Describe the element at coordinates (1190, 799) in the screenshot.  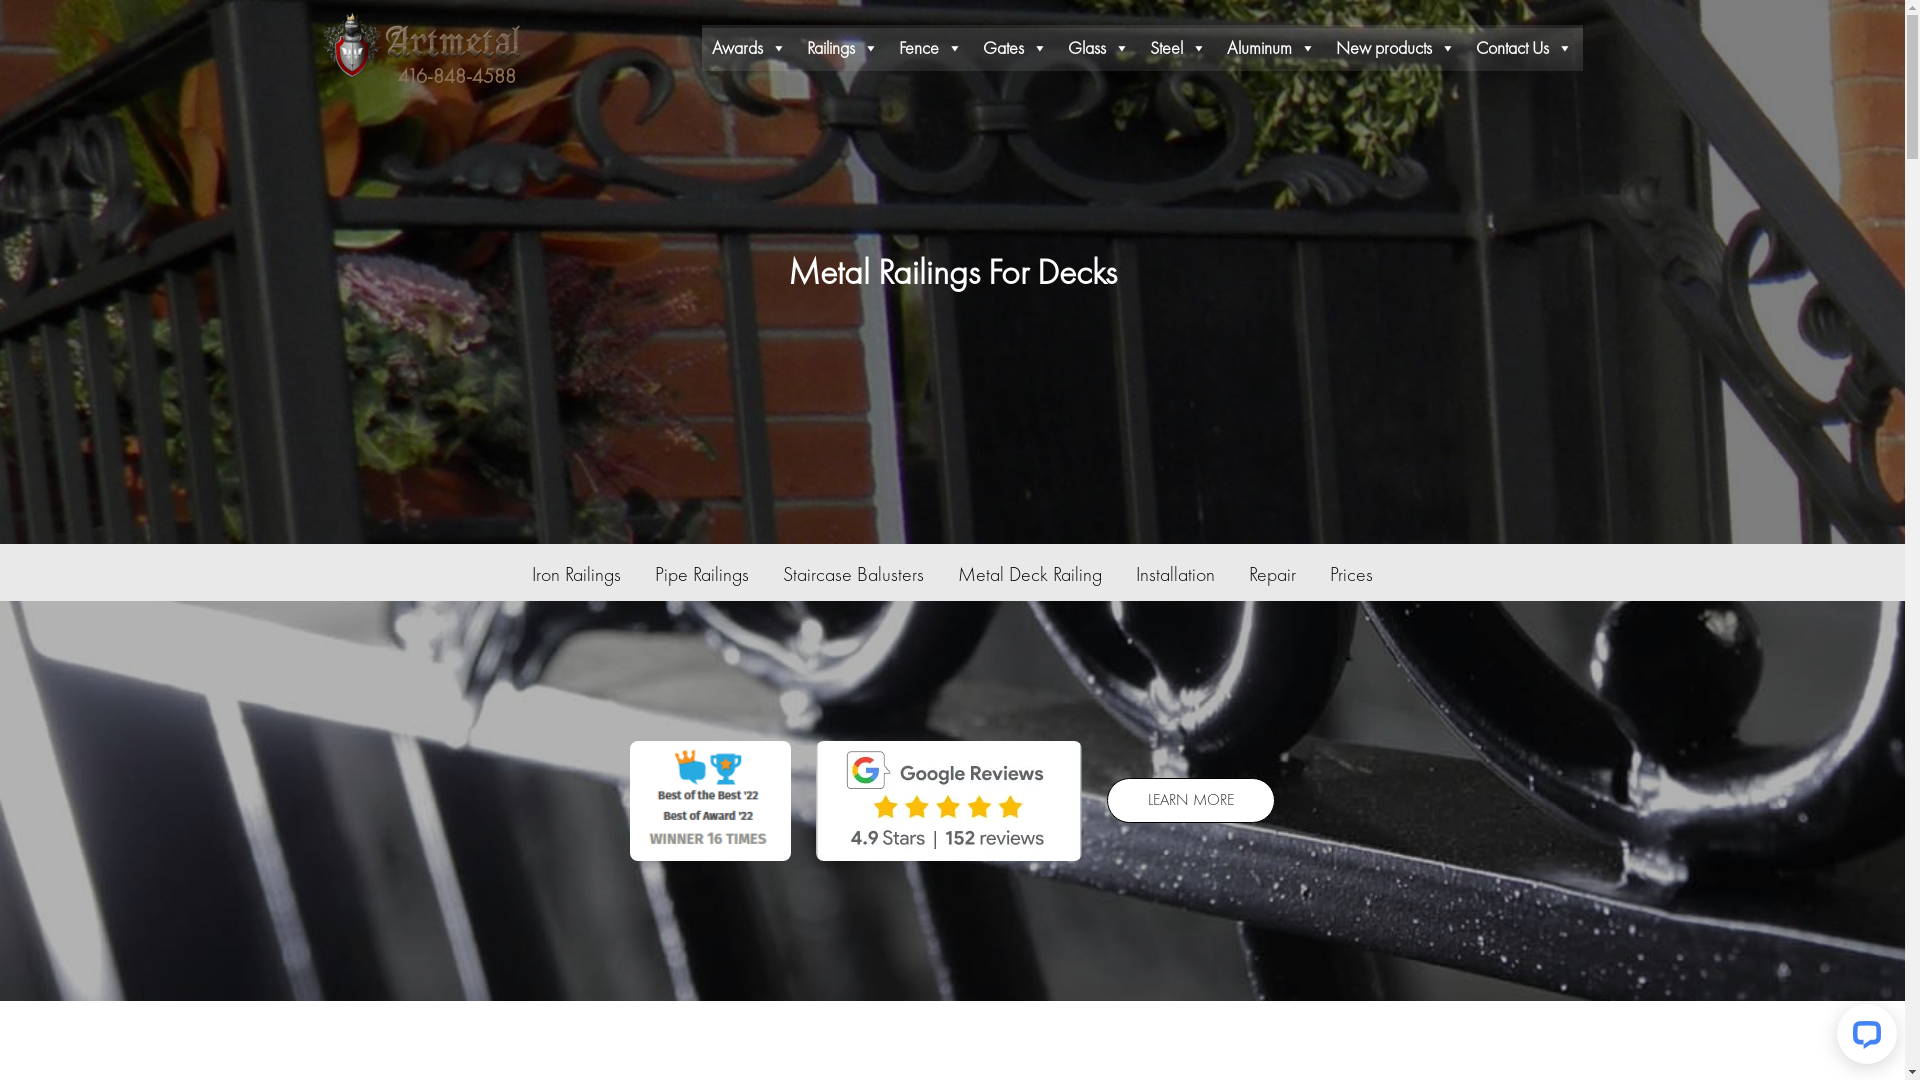
I see `'LEARN MORE'` at that location.